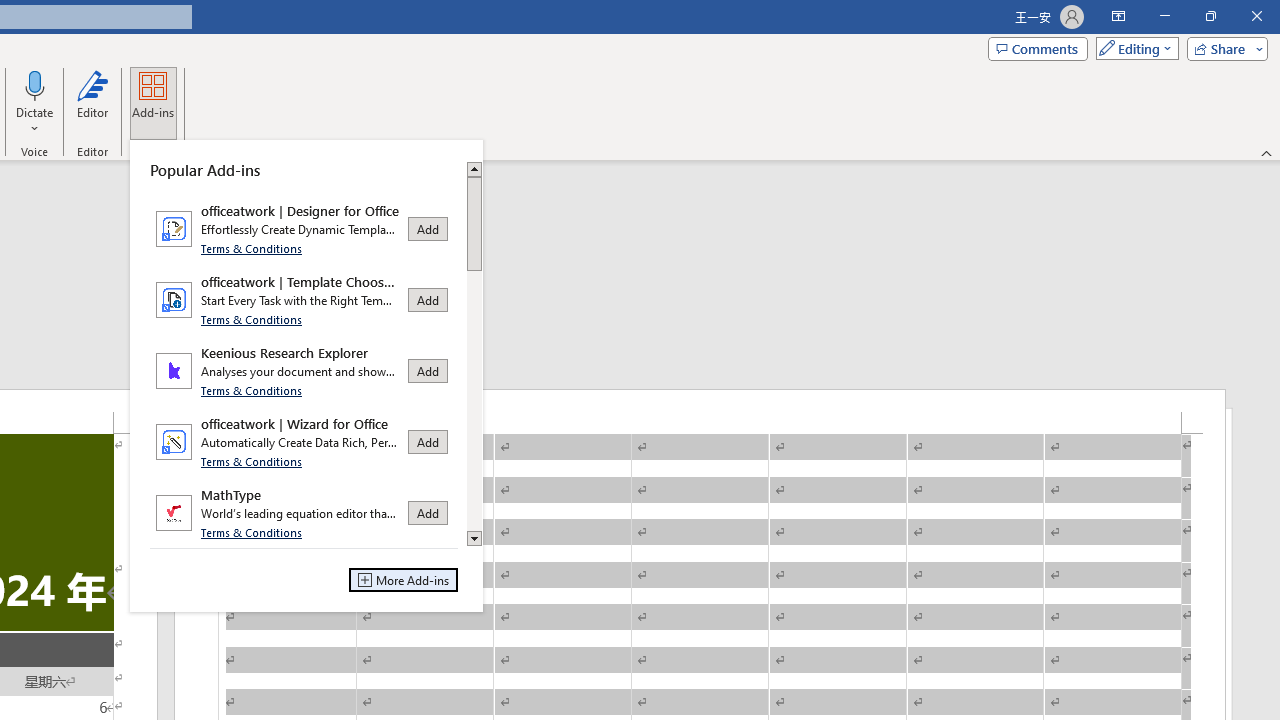 Image resolution: width=1280 pixels, height=720 pixels. What do you see at coordinates (473, 538) in the screenshot?
I see `'Line down'` at bounding box center [473, 538].